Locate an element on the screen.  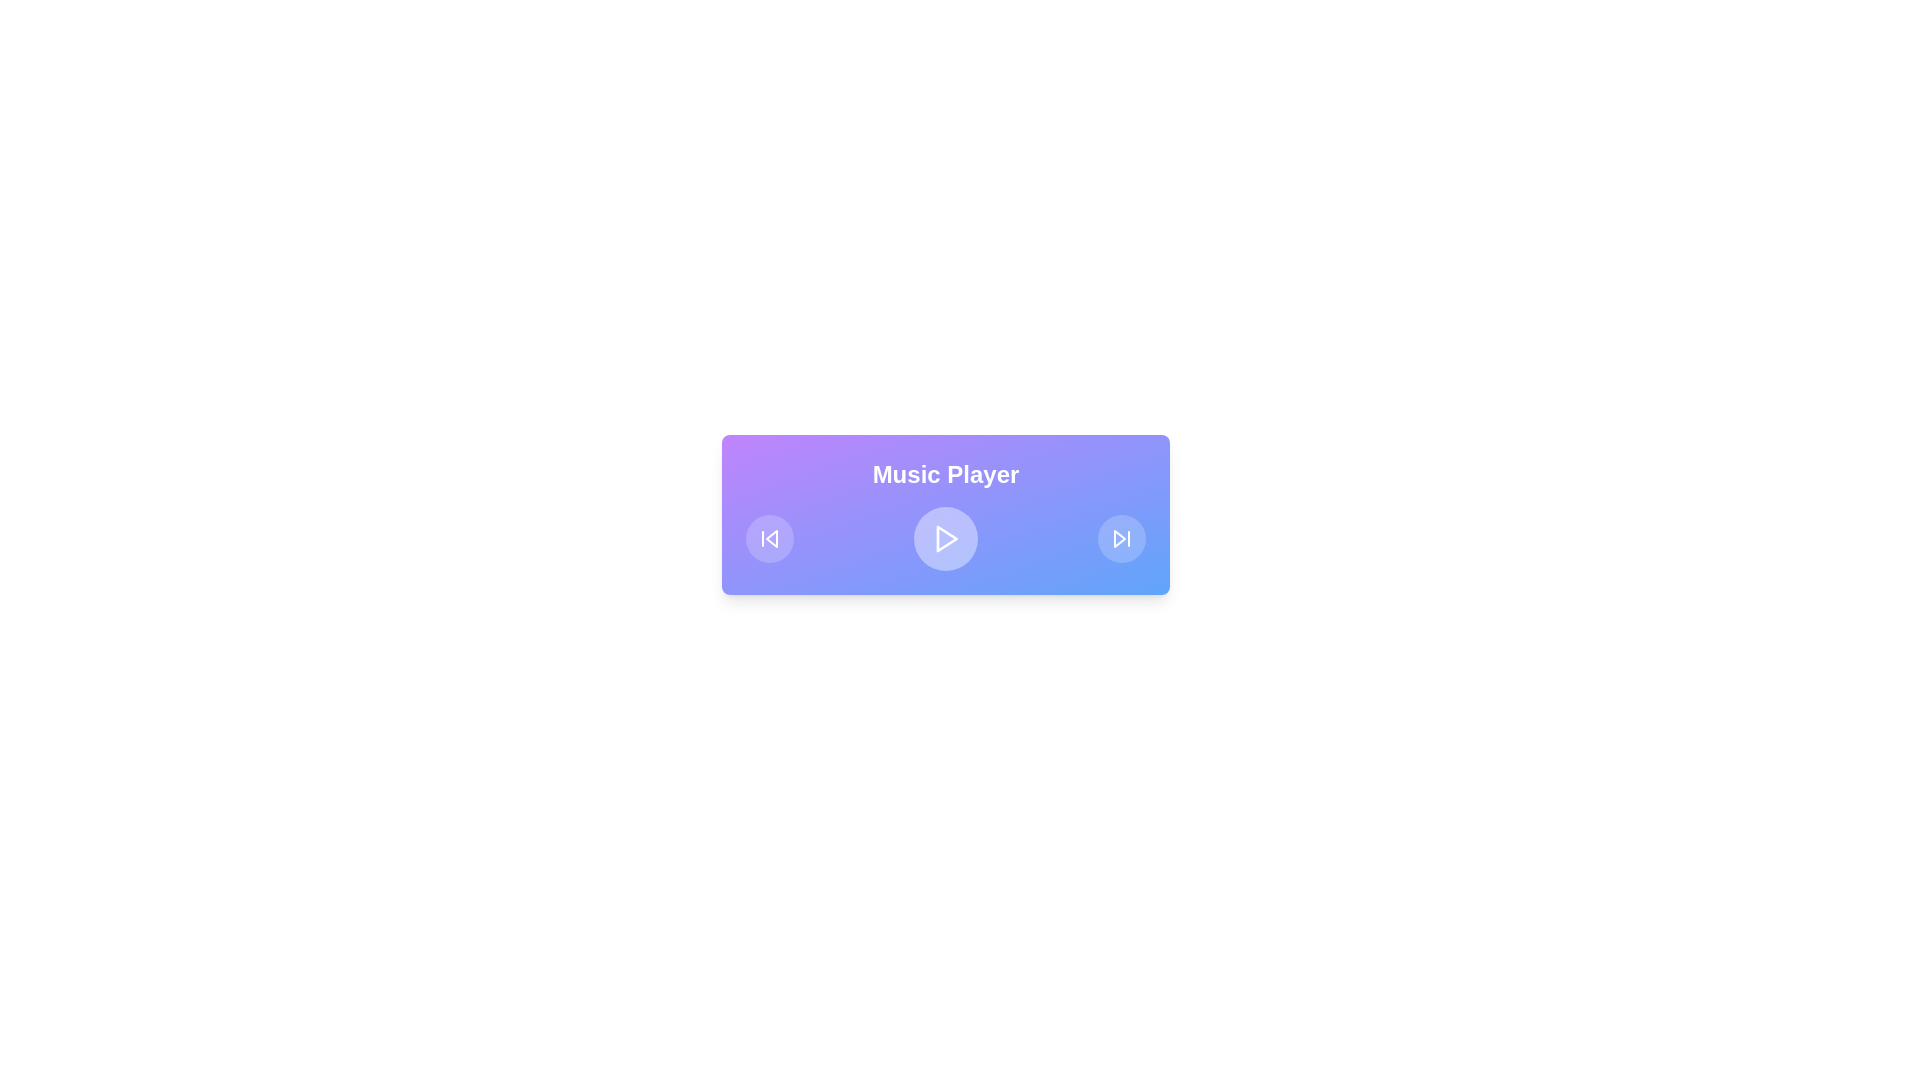
the skip-forward icon located at the bottom right of the multimedia control bar is located at coordinates (1118, 538).